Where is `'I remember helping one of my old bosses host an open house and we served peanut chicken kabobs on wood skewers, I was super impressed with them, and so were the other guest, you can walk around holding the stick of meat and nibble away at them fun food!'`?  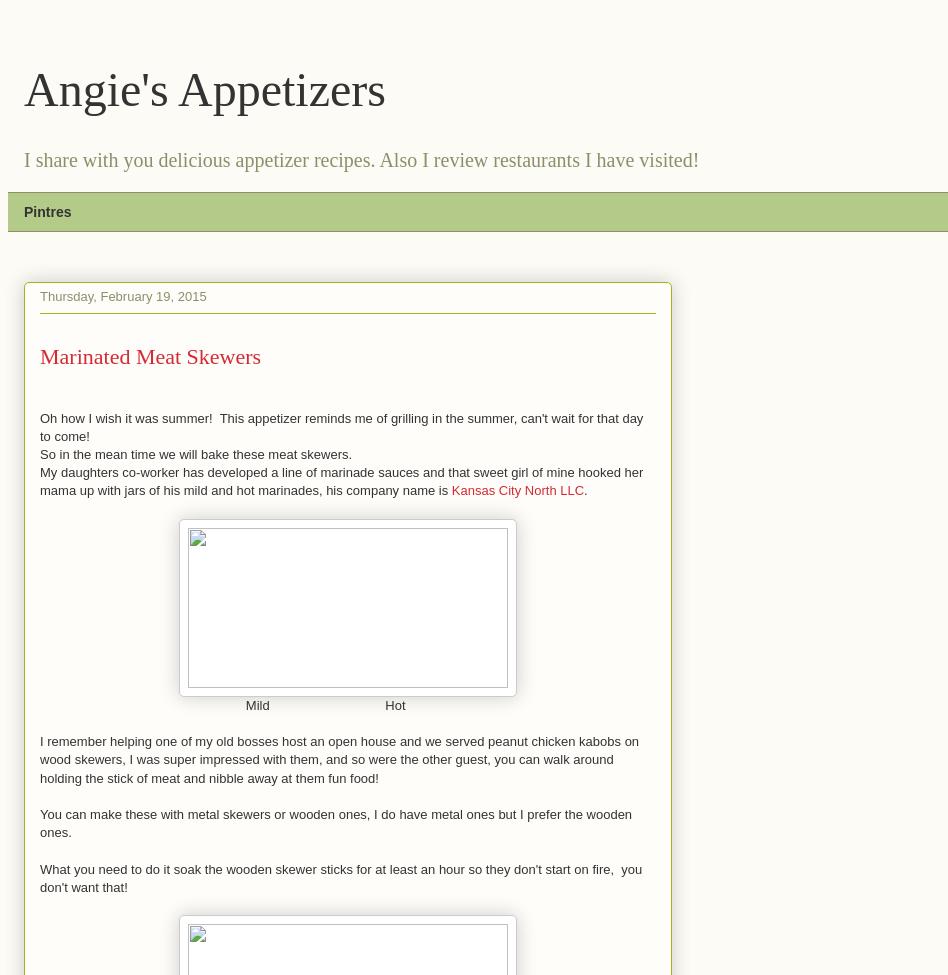
'I remember helping one of my old bosses host an open house and we served peanut chicken kabobs on wood skewers, I was super impressed with them, and so were the other guest, you can walk around holding the stick of meat and nibble away at them fun food!' is located at coordinates (339, 758).